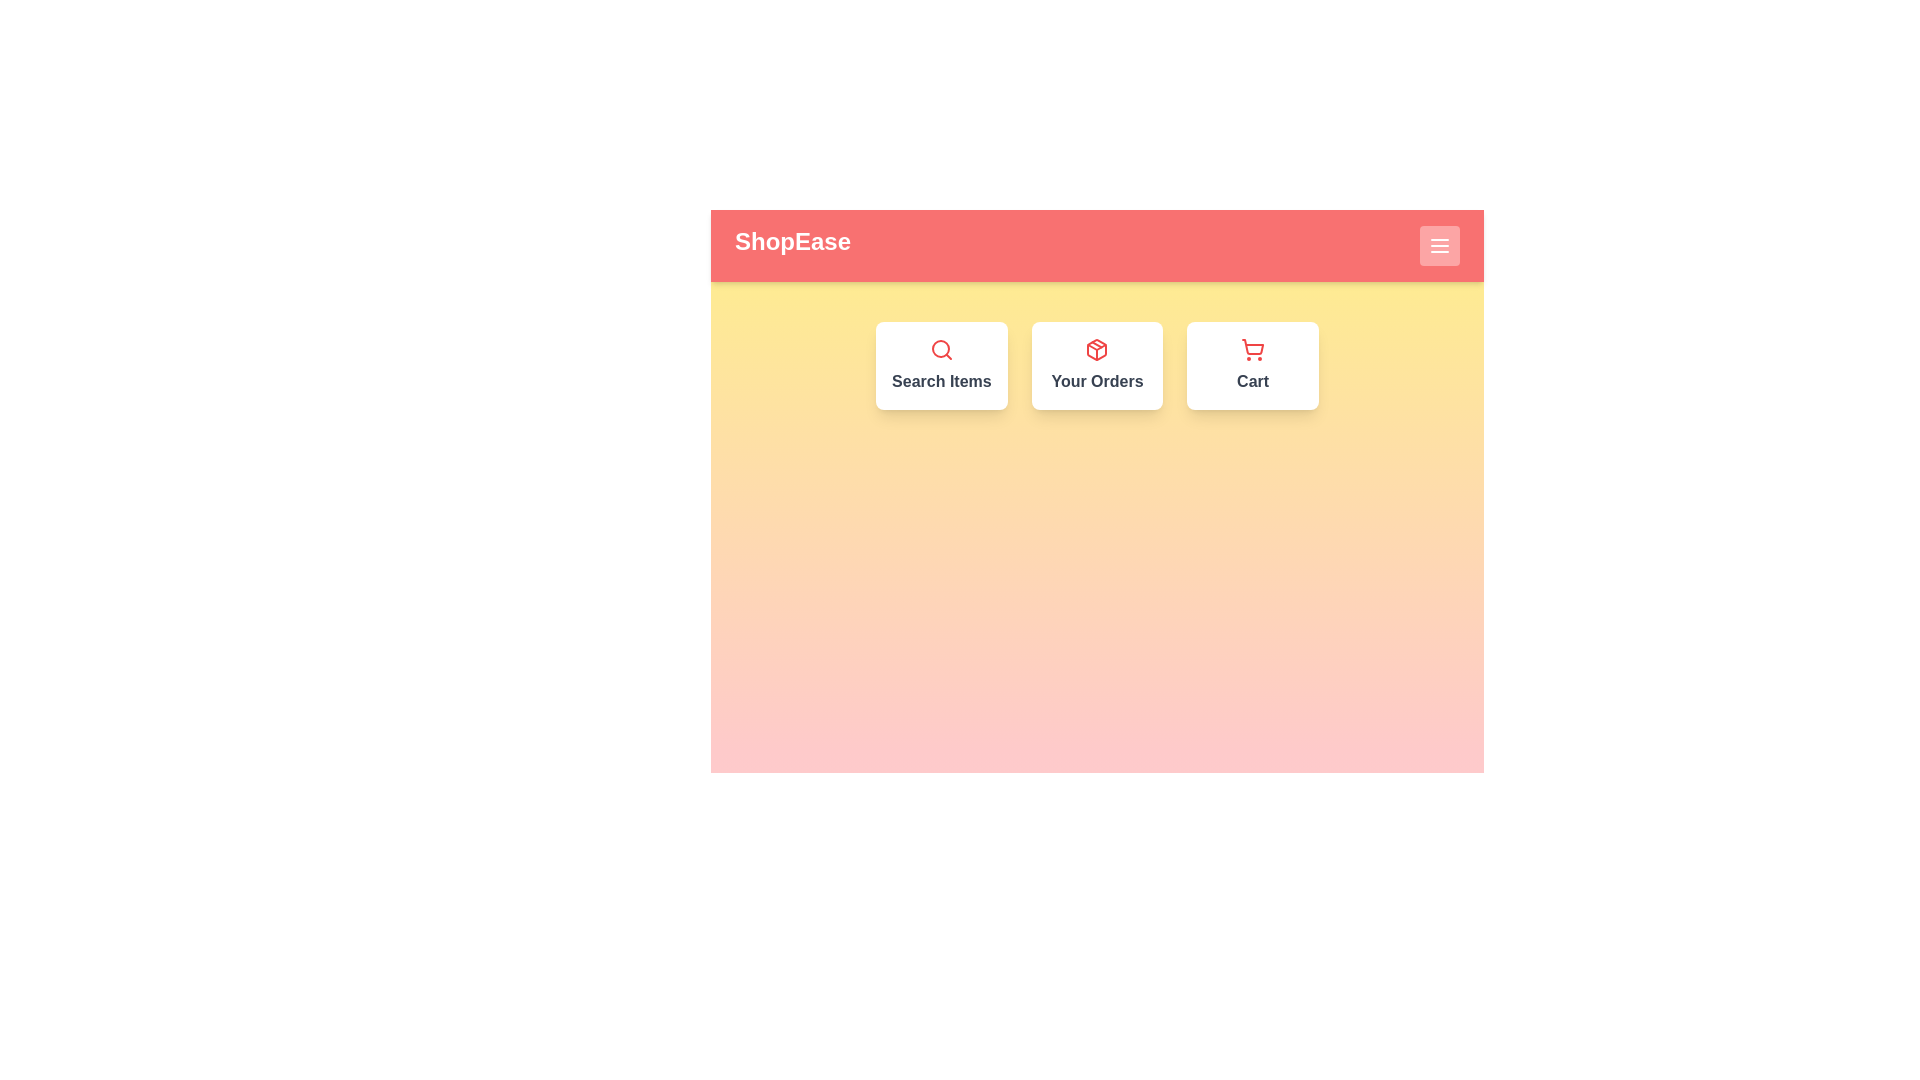 Image resolution: width=1920 pixels, height=1080 pixels. Describe the element at coordinates (1096, 366) in the screenshot. I see `the 'Your Orders' icon` at that location.